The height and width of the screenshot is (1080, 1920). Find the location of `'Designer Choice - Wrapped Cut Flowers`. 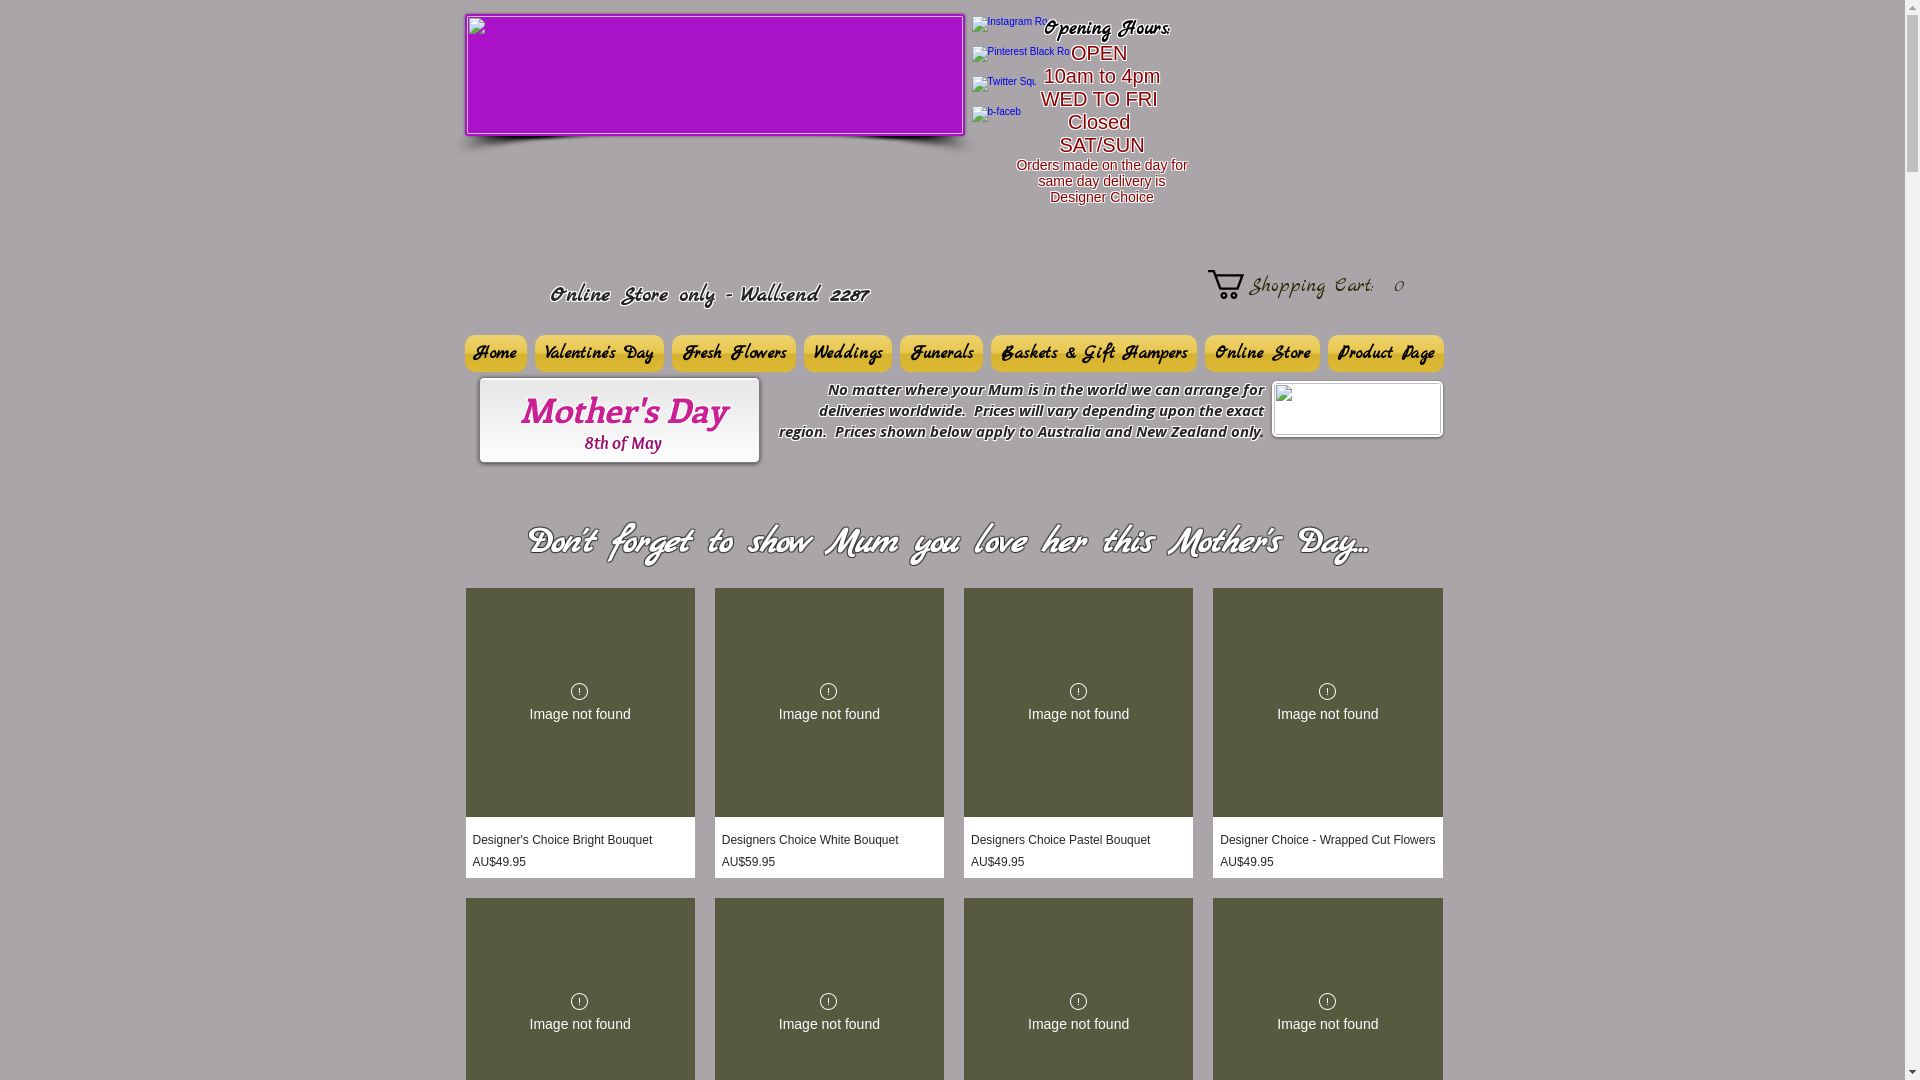

'Designer Choice - Wrapped Cut Flowers is located at coordinates (1327, 701).